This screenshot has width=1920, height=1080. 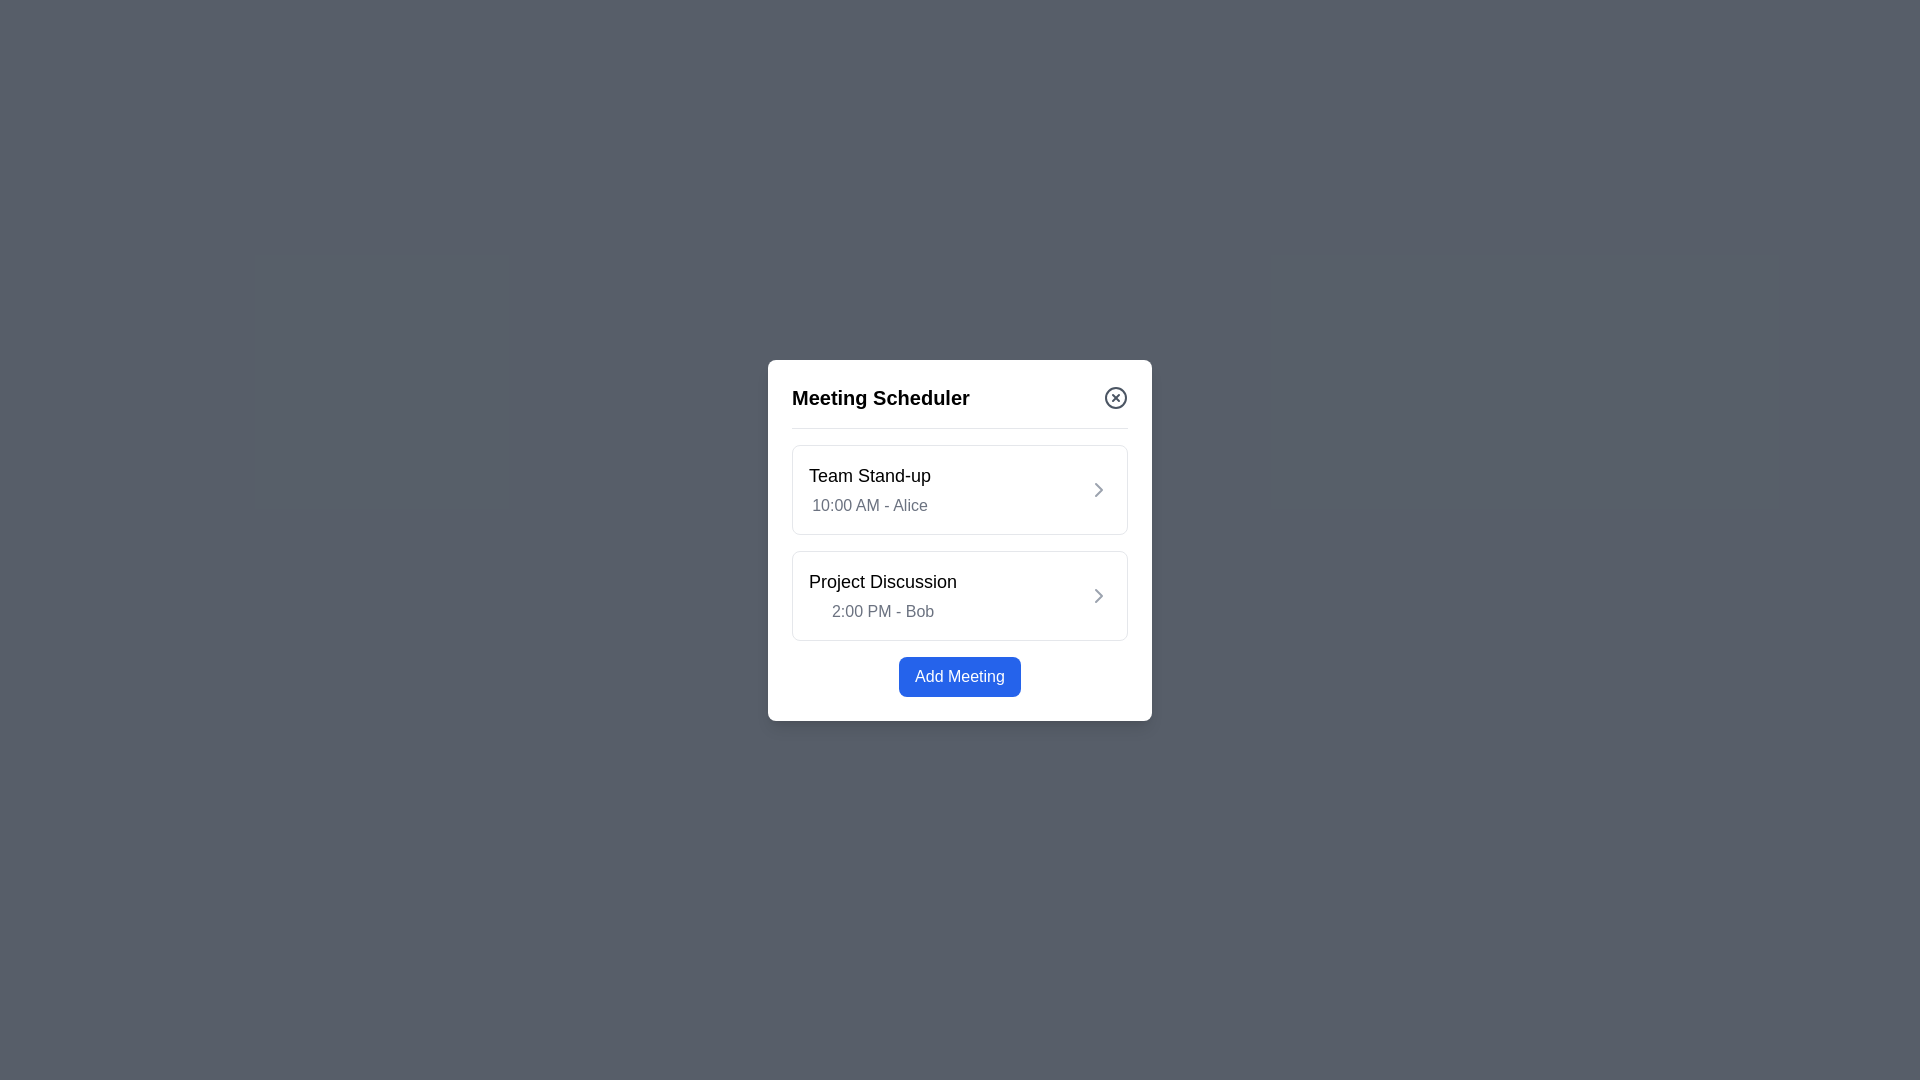 I want to click on the close button located in the top-right corner of the 'Meeting Scheduler' section, so click(x=1115, y=397).